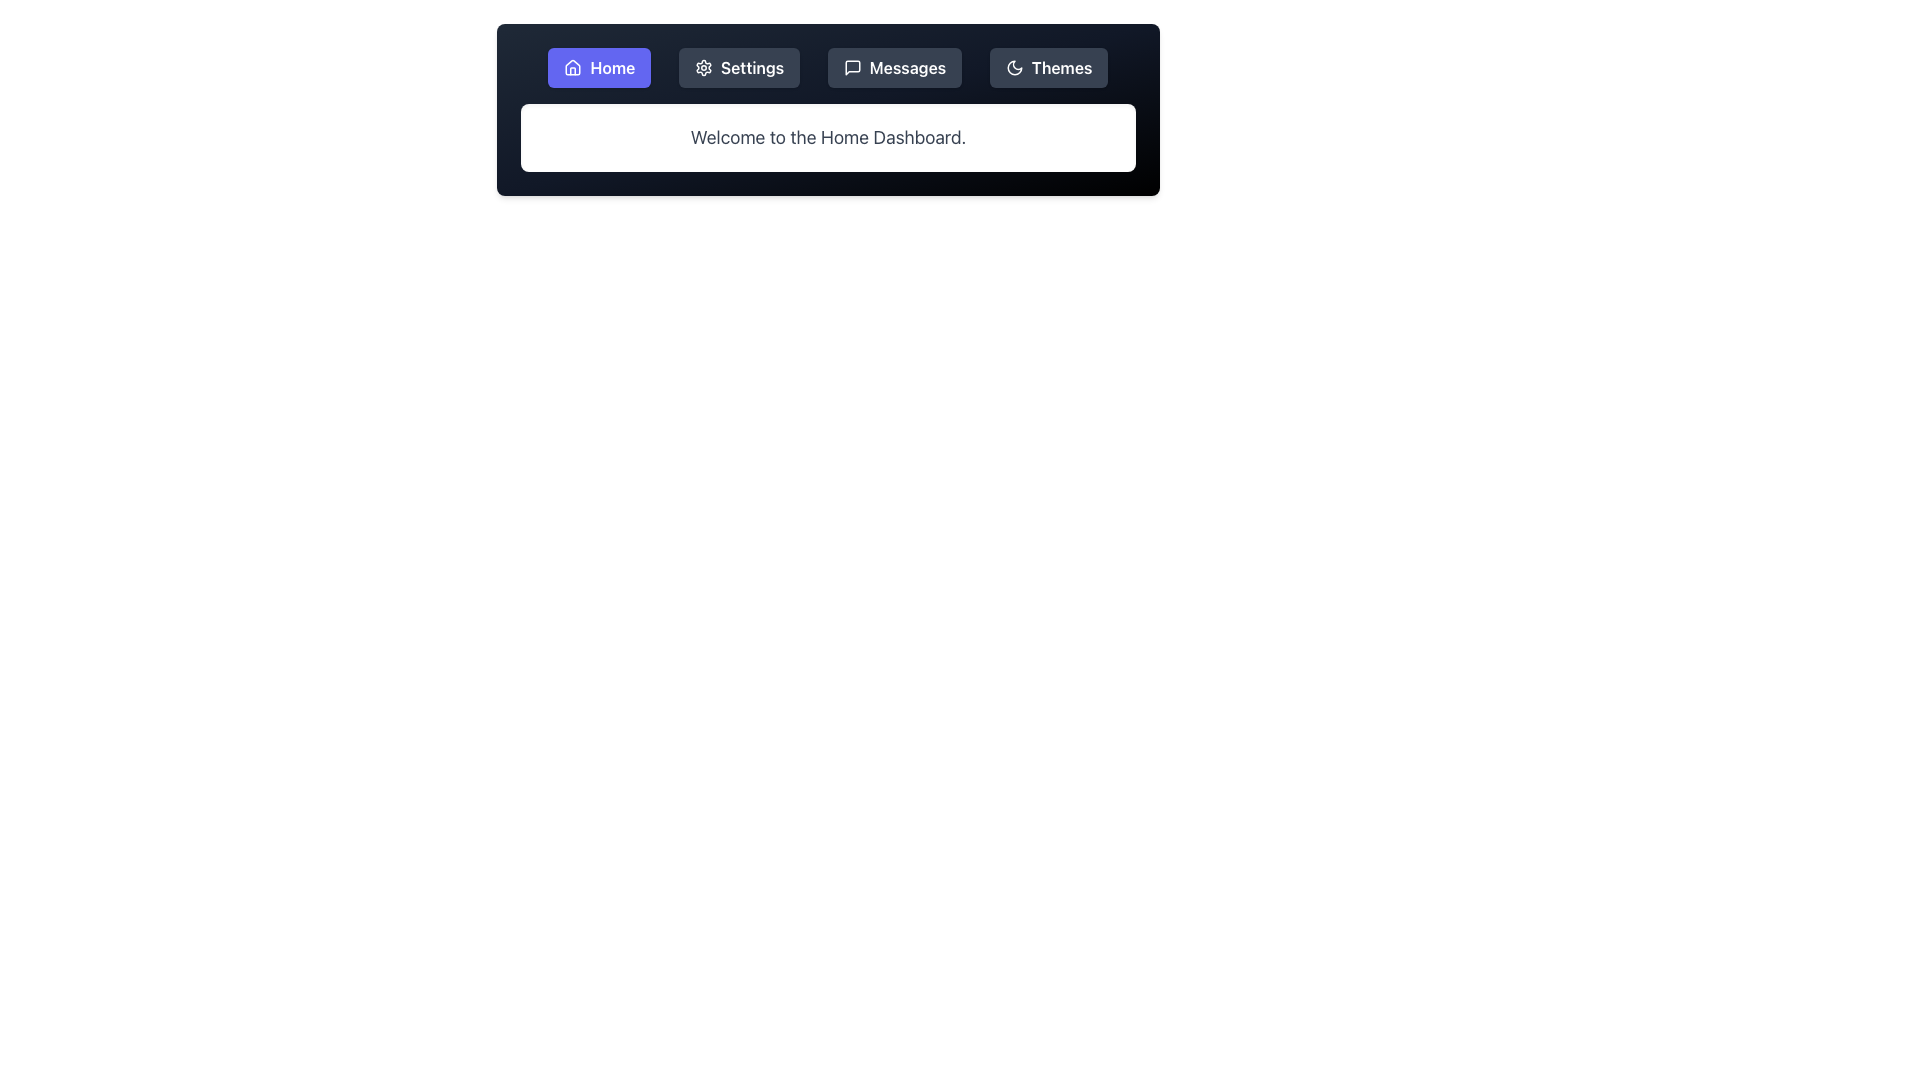  What do you see at coordinates (1048, 67) in the screenshot?
I see `the theme management button located in the navigation bar at the top of the interface, which is the fourth button from the left` at bounding box center [1048, 67].